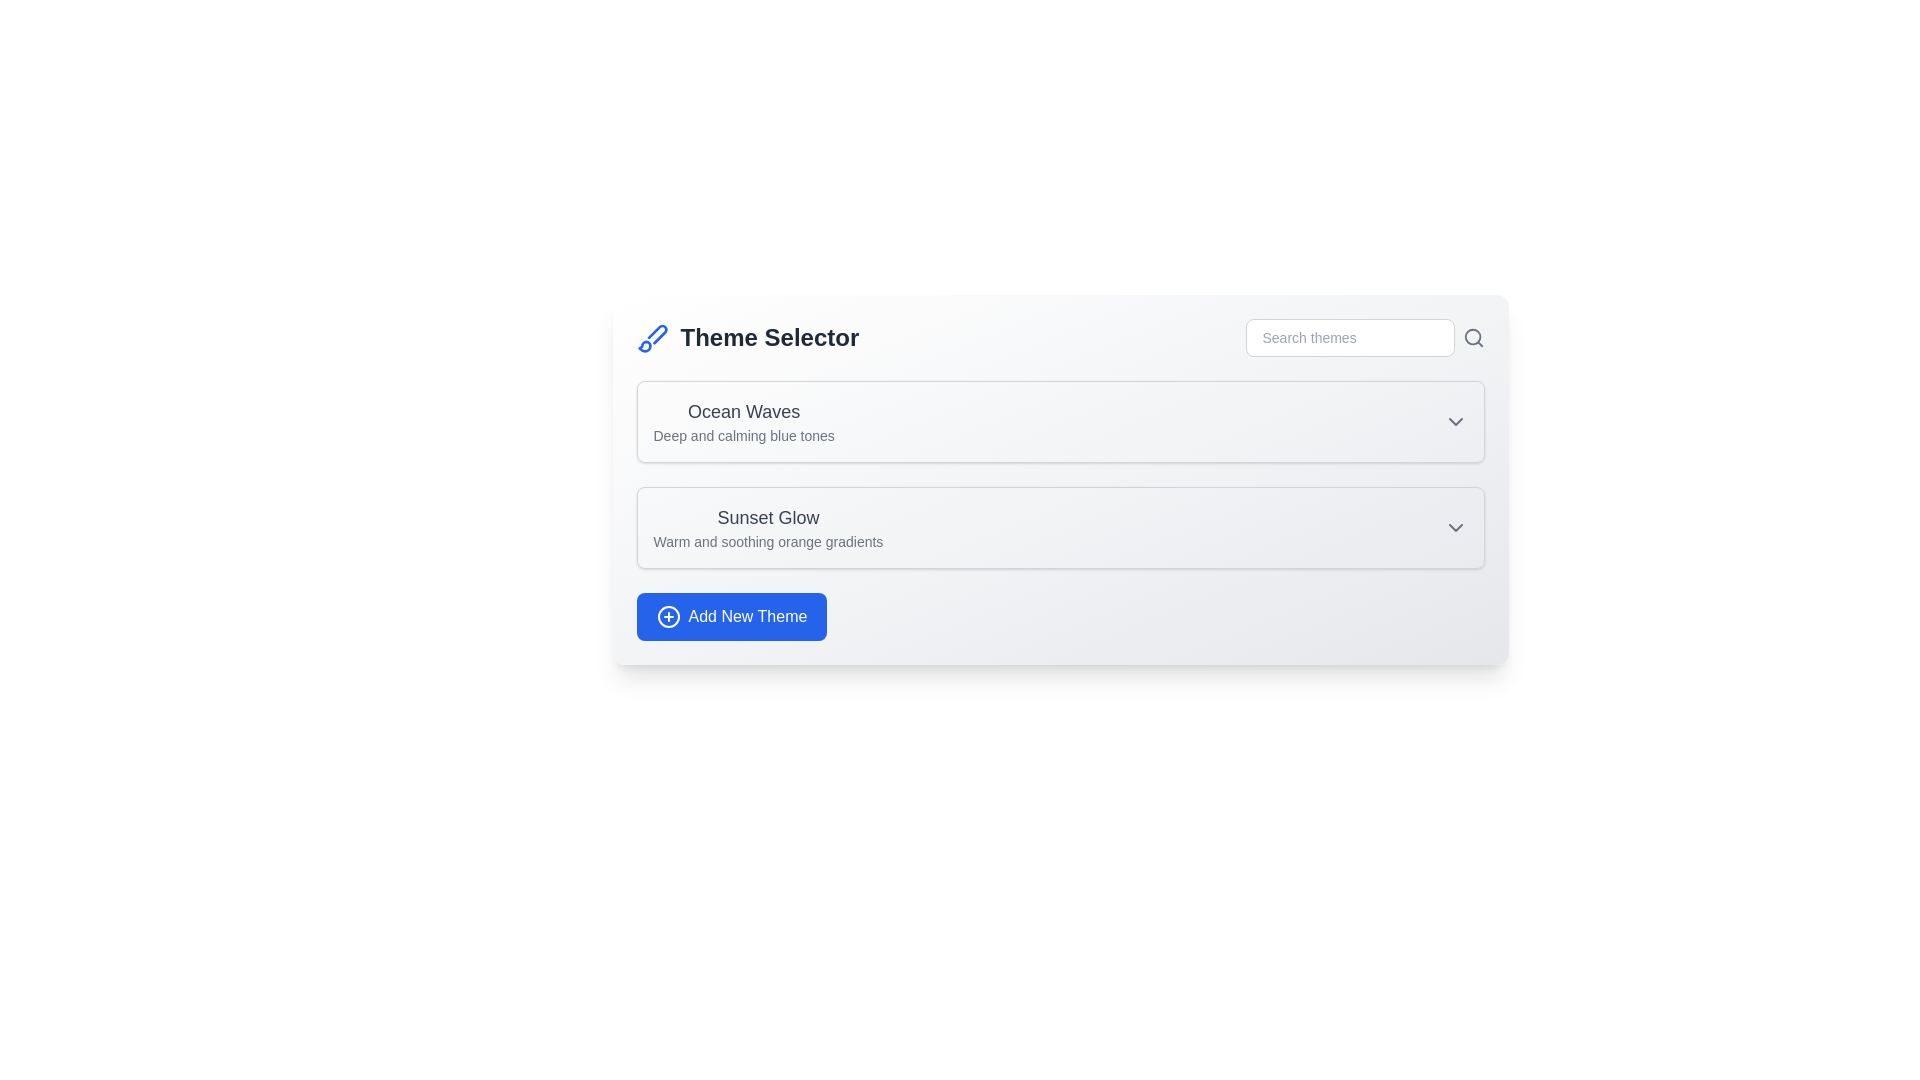  Describe the element at coordinates (743, 411) in the screenshot. I see `the text element displaying the title 'Ocean Waves', which serves as a label for the associated description in the theme list` at that location.